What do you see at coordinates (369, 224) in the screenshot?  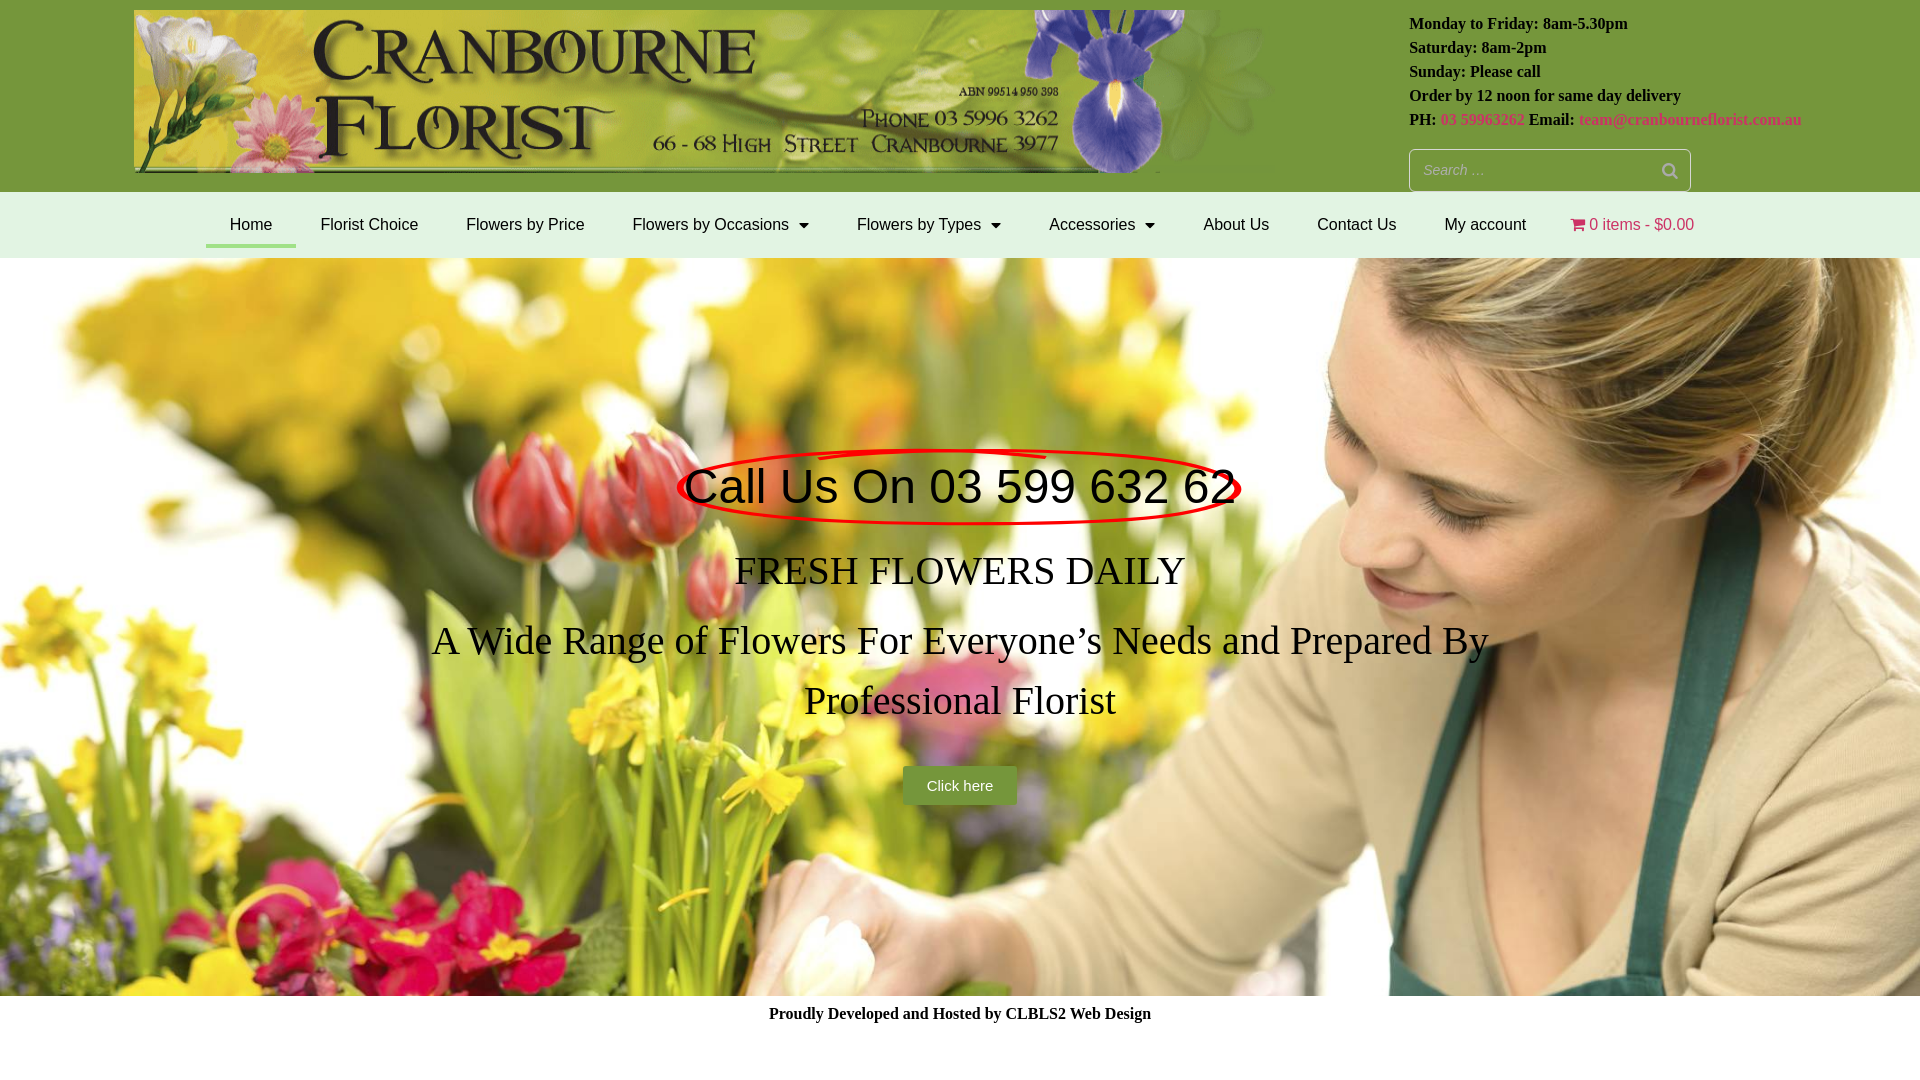 I see `'Florist Choice'` at bounding box center [369, 224].